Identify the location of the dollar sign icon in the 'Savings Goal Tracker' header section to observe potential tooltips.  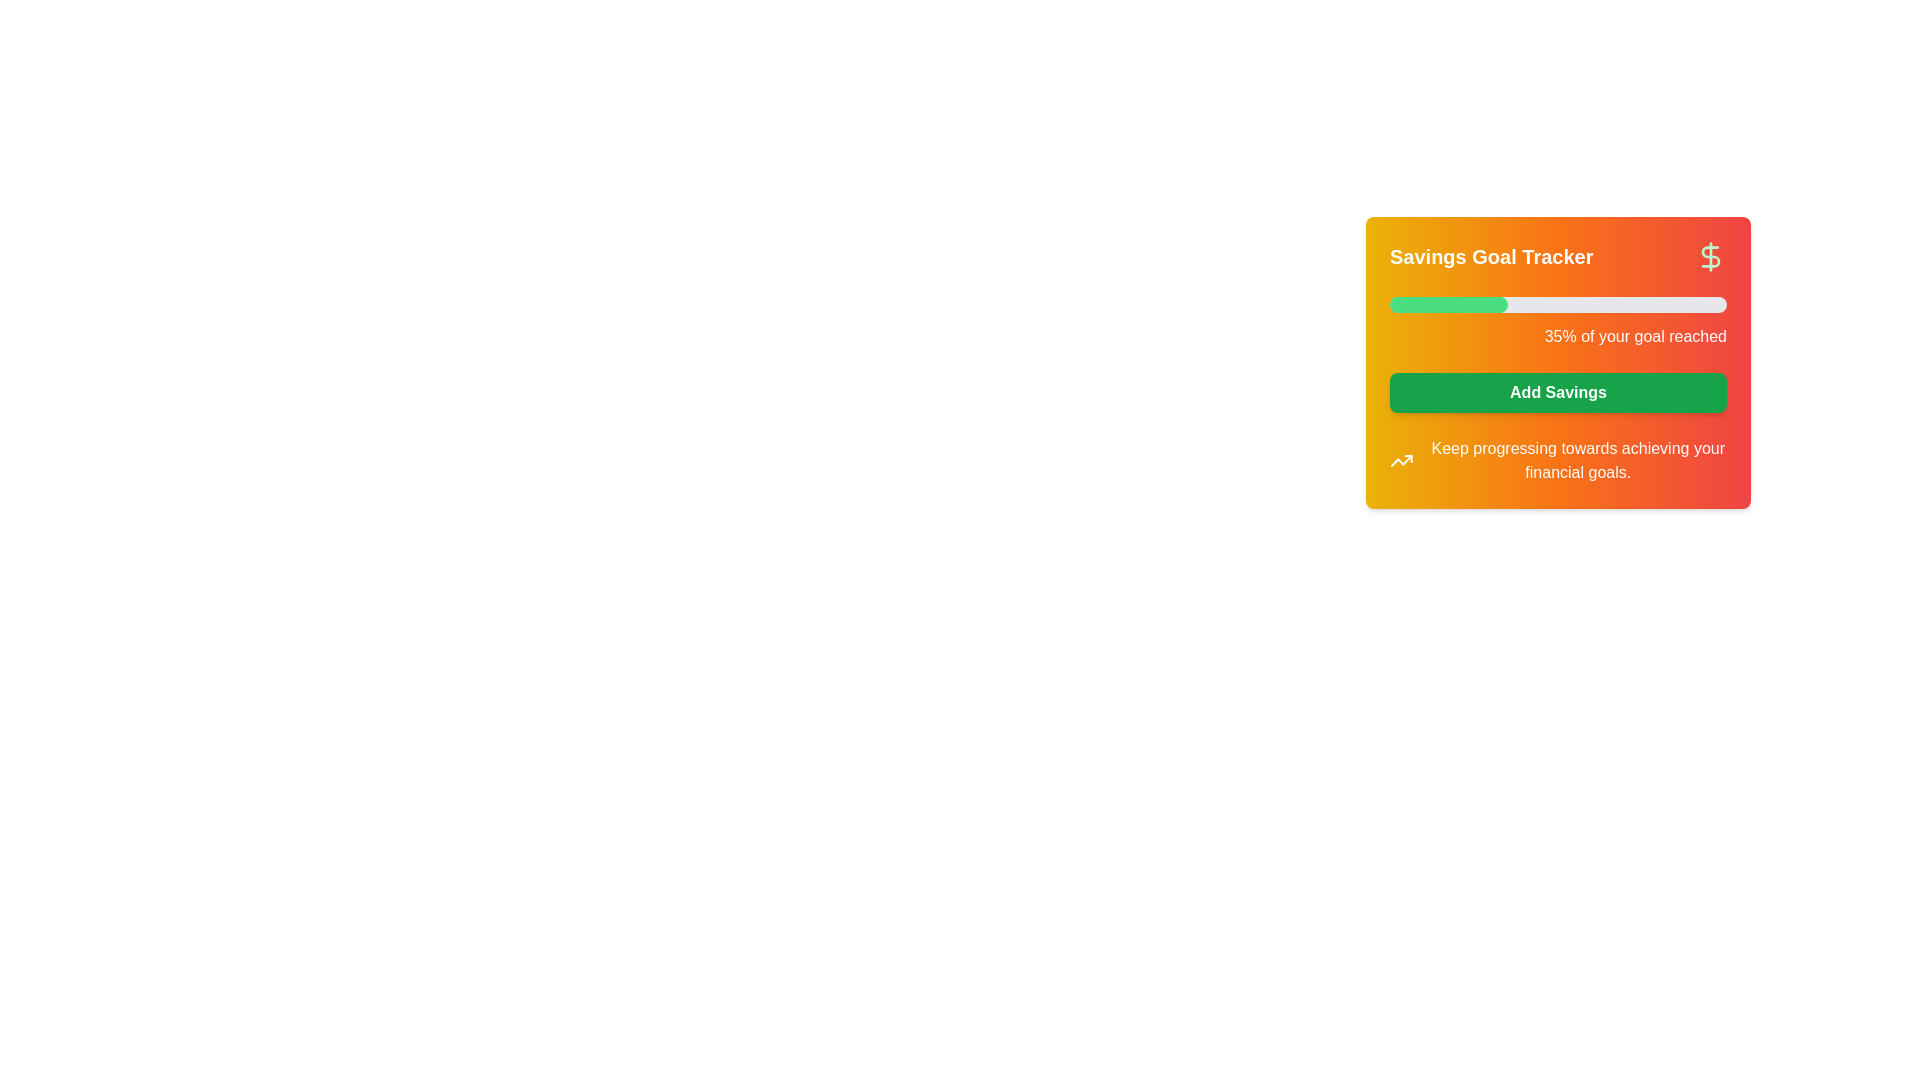
(1557, 256).